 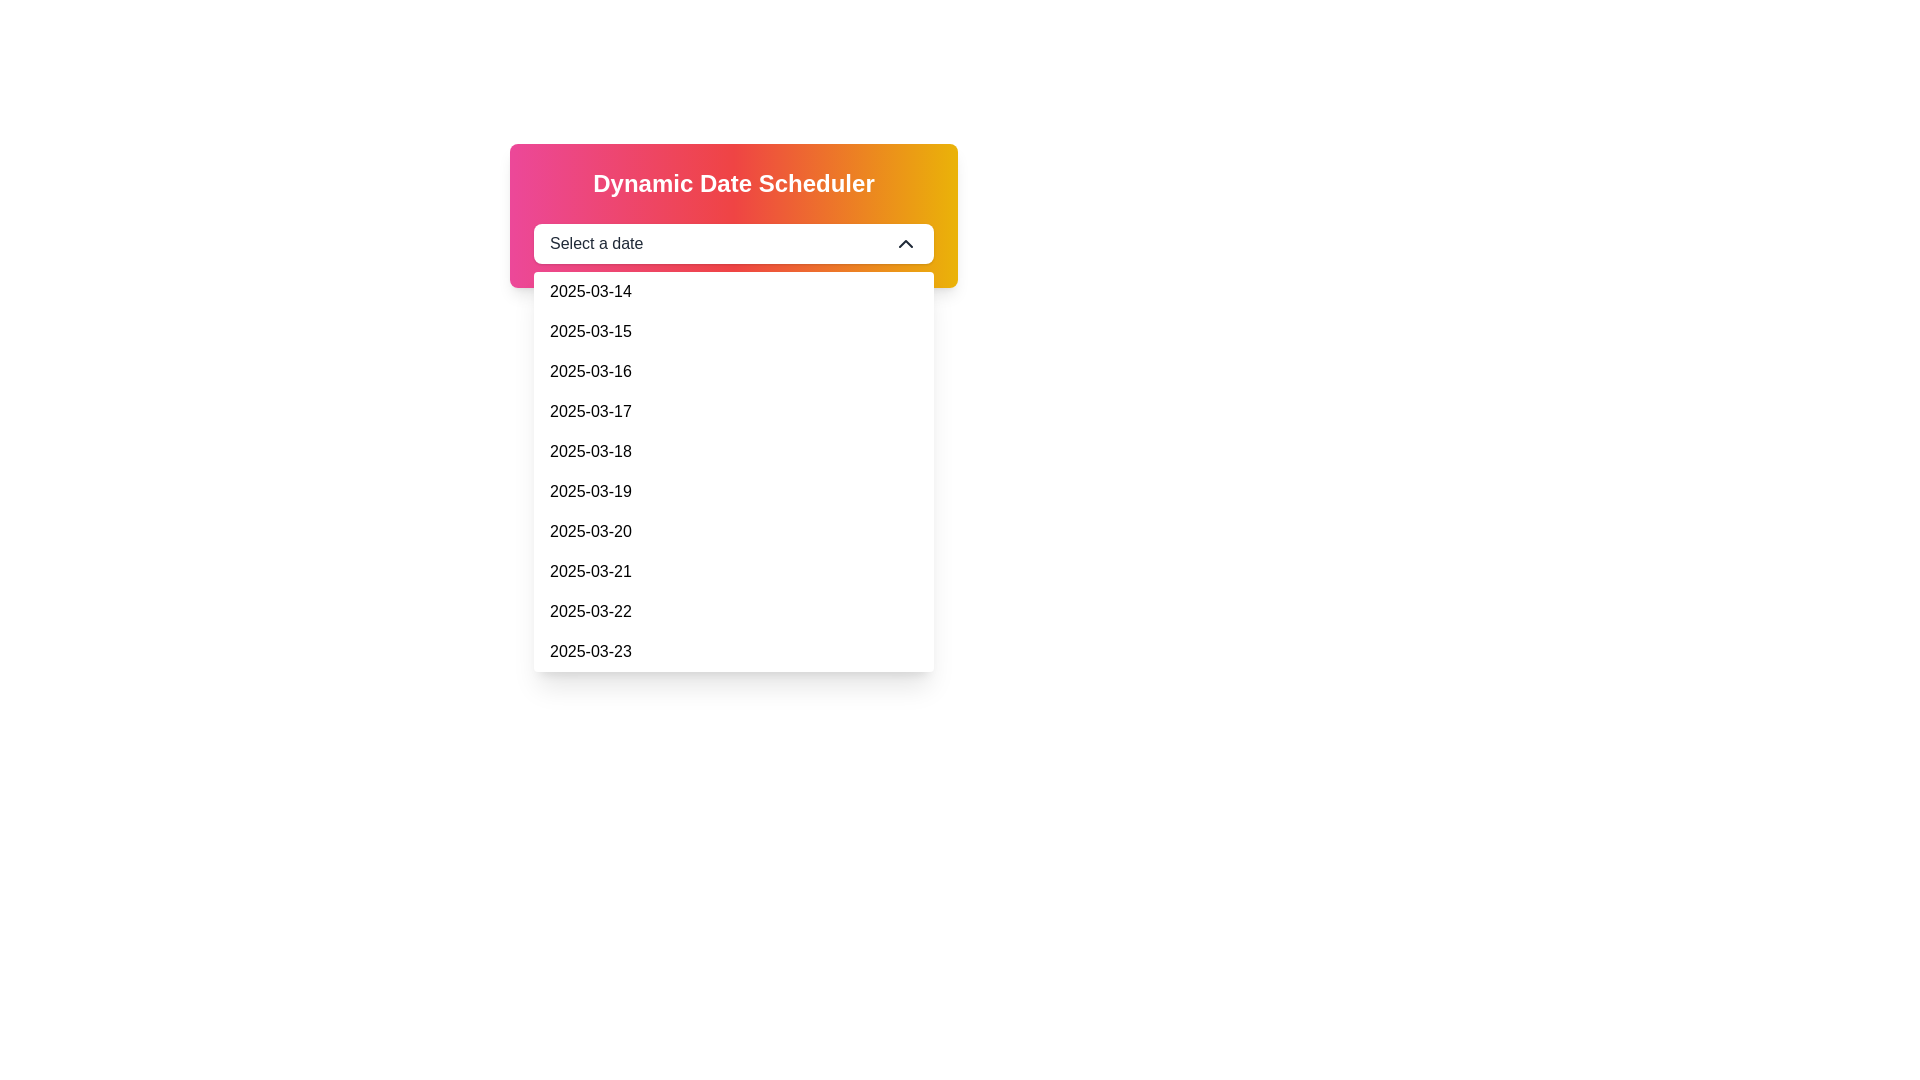 What do you see at coordinates (589, 531) in the screenshot?
I see `the dropdown menu item displaying the date '2025-03-20'` at bounding box center [589, 531].